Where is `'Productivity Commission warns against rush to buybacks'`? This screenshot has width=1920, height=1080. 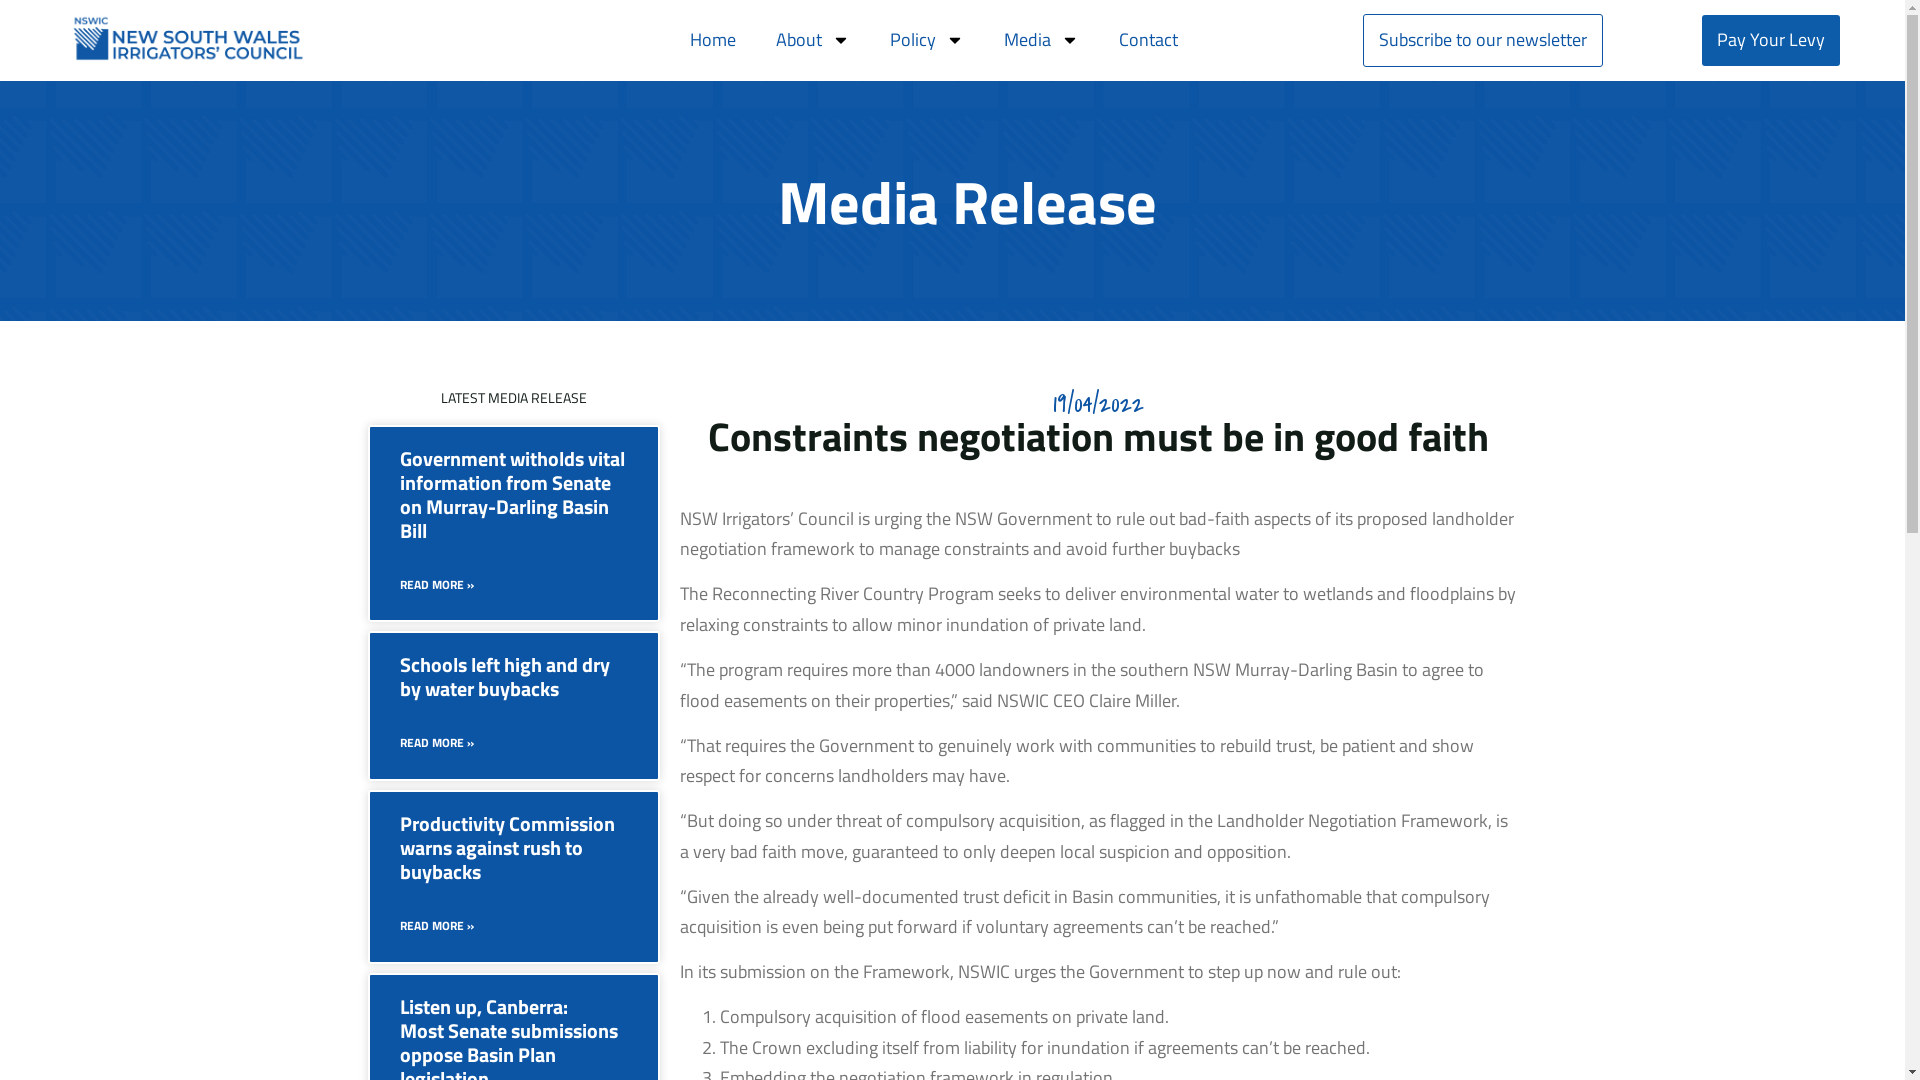
'Productivity Commission warns against rush to buybacks' is located at coordinates (507, 847).